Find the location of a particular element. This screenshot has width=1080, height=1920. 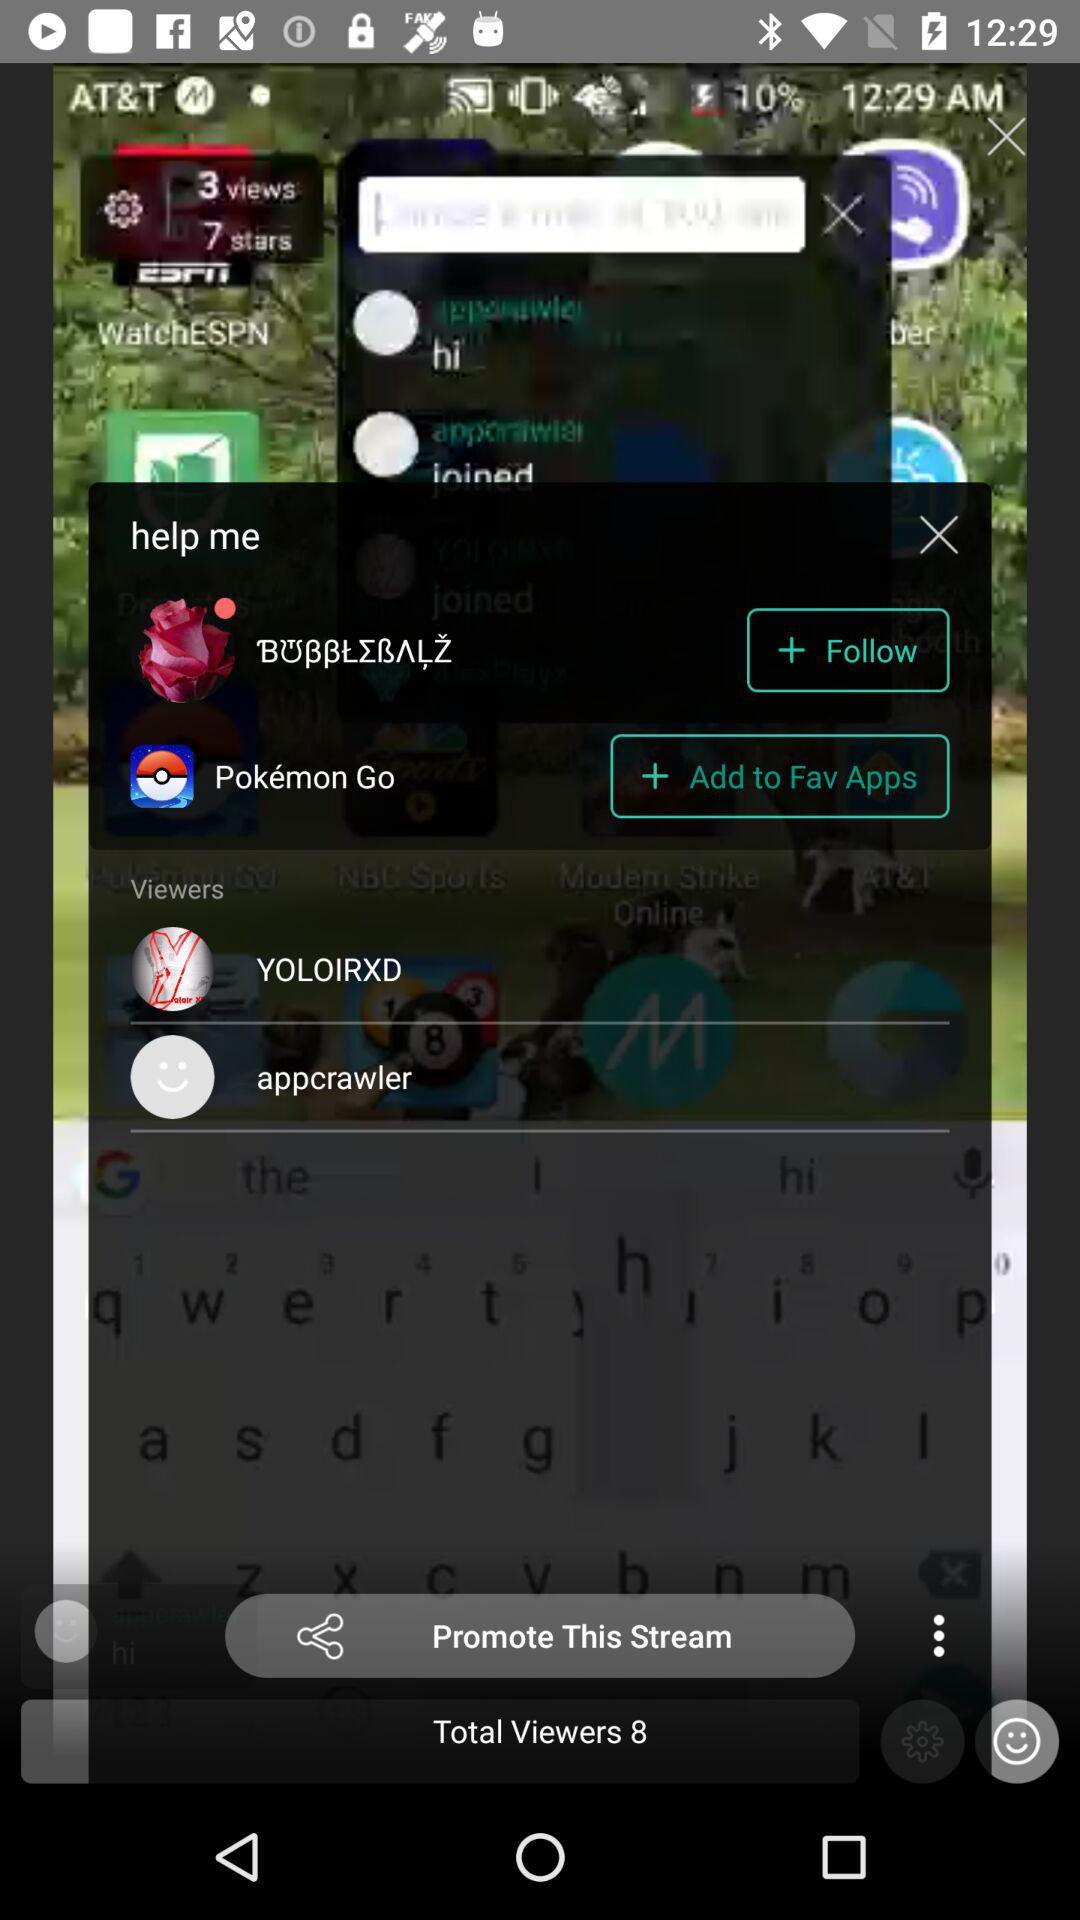

the close icon is located at coordinates (1006, 135).